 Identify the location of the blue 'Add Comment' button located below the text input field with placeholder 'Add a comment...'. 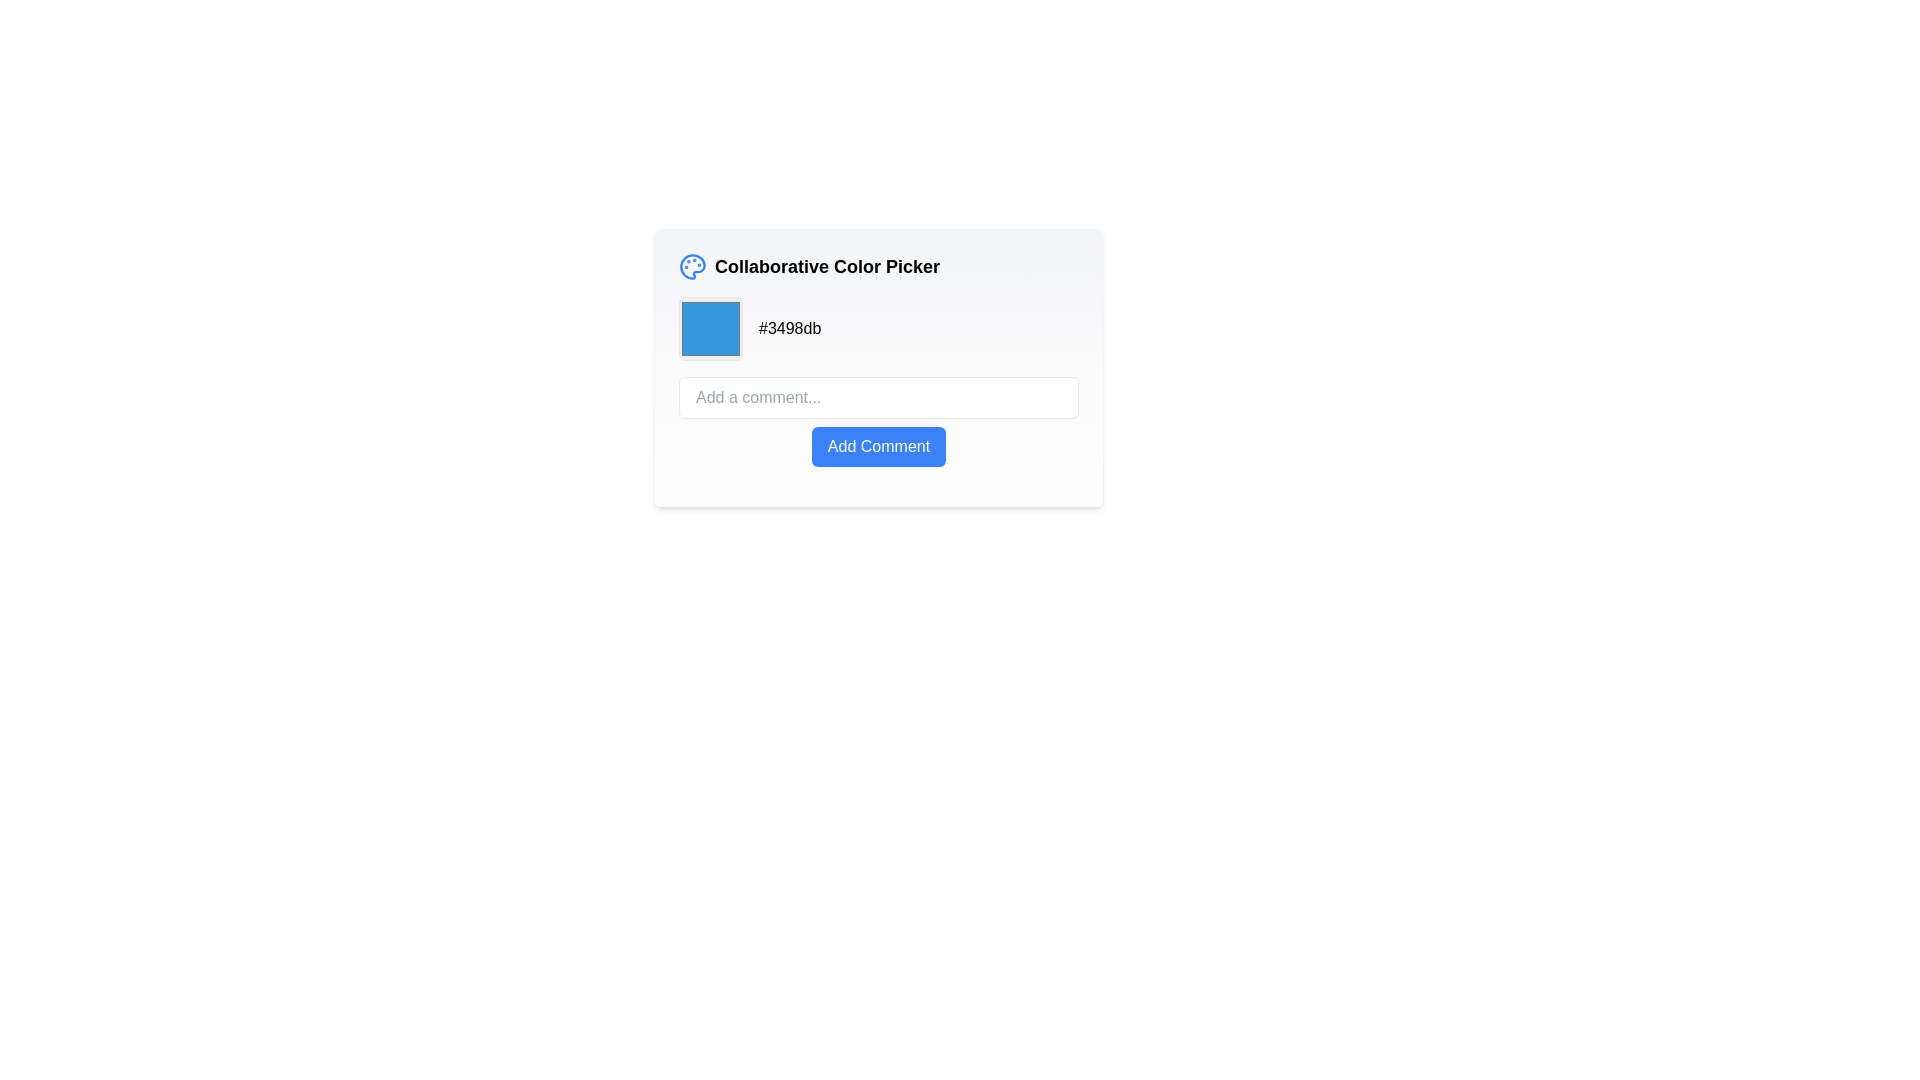
(878, 446).